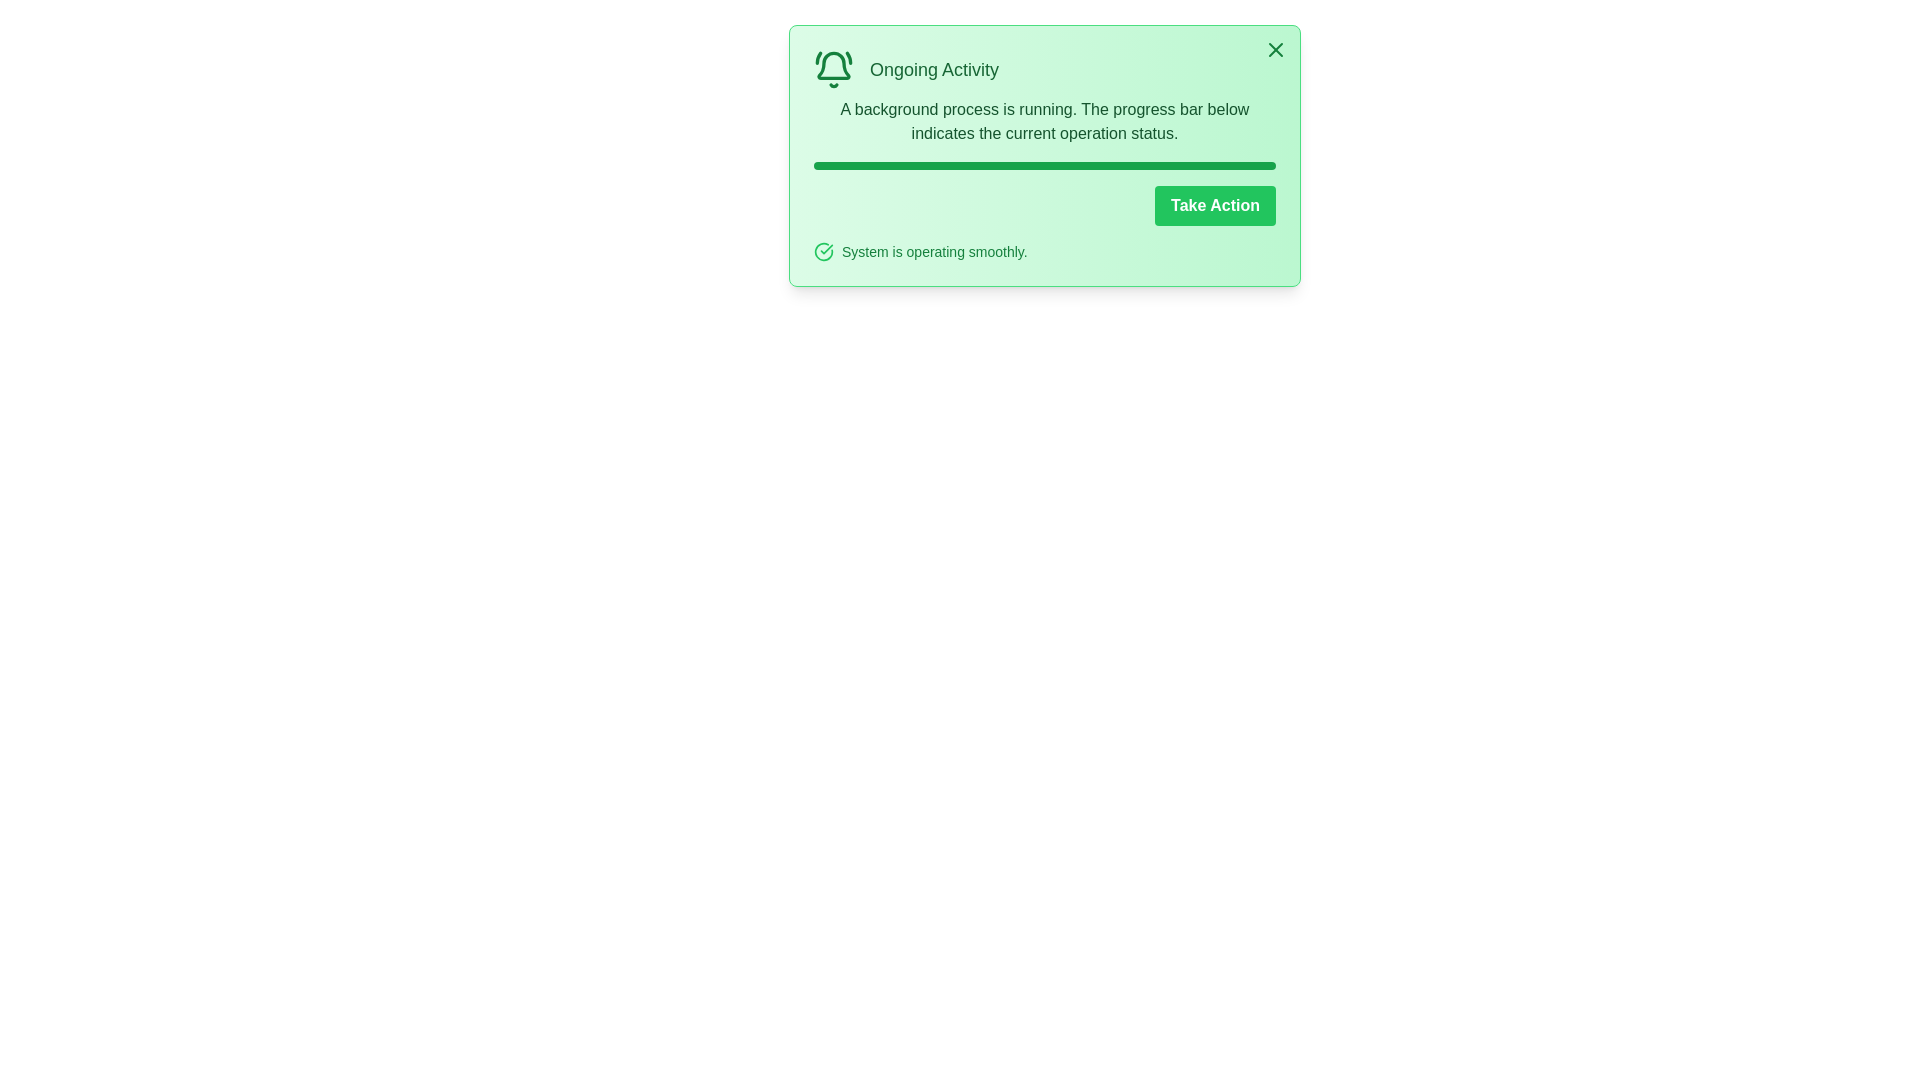 This screenshot has height=1080, width=1920. Describe the element at coordinates (1213, 205) in the screenshot. I see `'Take Action' button to execute the associated action` at that location.